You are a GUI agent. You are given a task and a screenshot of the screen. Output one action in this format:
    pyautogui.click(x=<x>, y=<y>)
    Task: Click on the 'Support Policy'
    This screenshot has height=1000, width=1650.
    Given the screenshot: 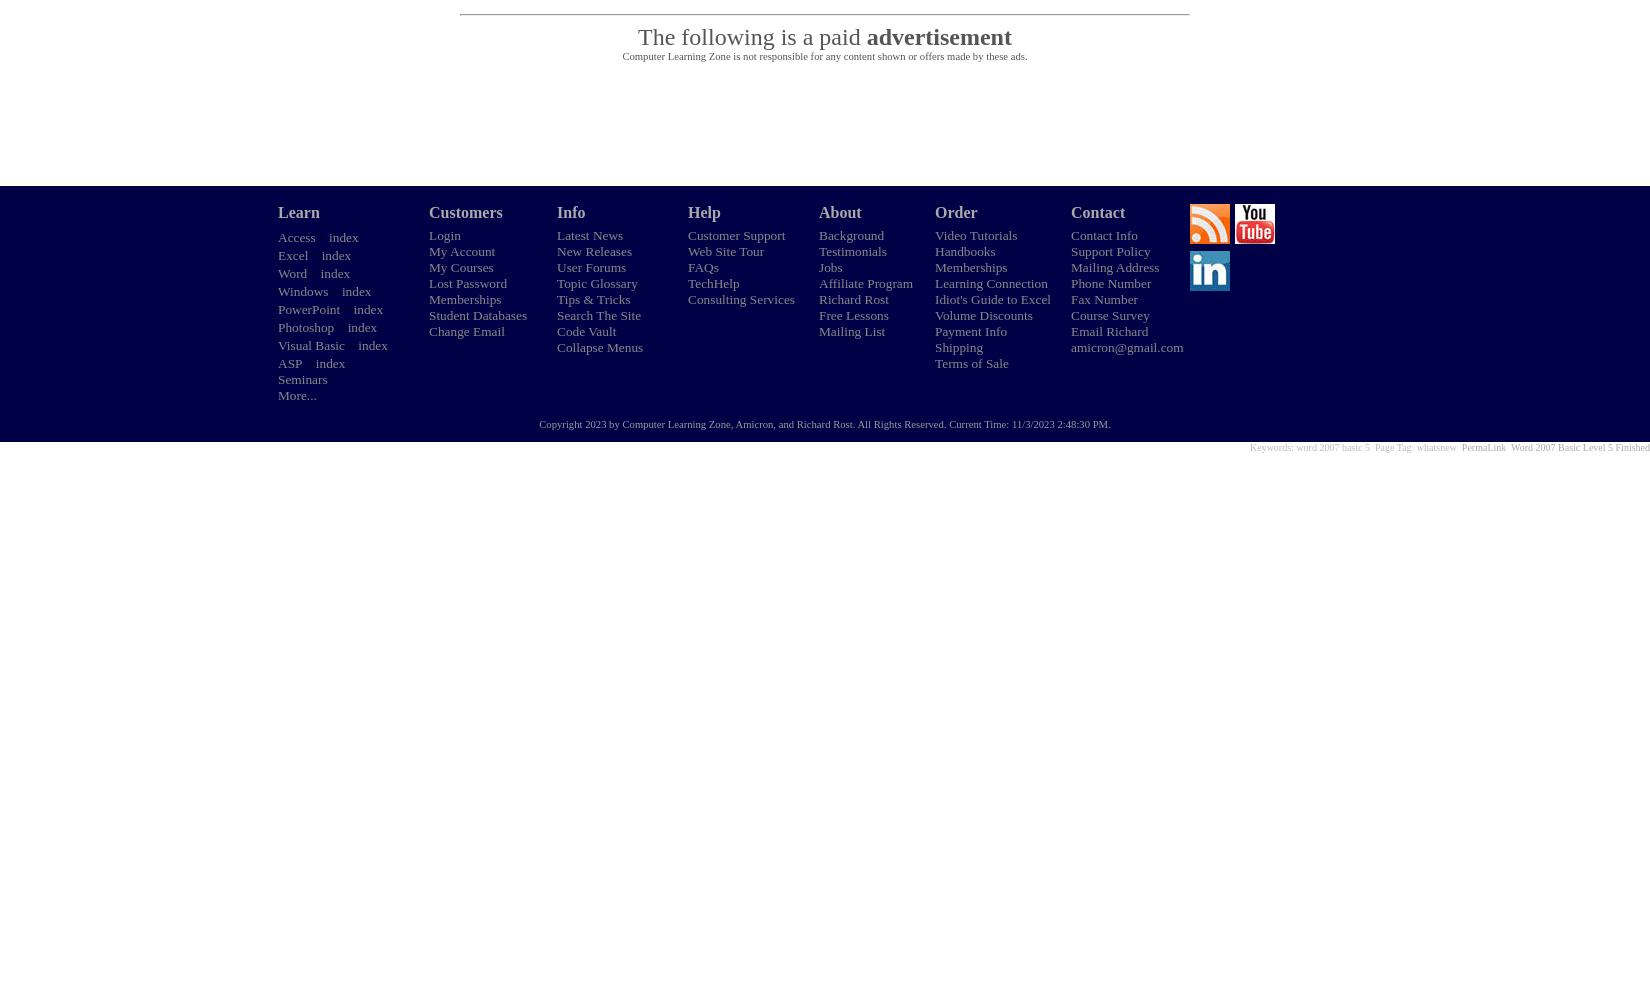 What is the action you would take?
    pyautogui.click(x=1110, y=251)
    